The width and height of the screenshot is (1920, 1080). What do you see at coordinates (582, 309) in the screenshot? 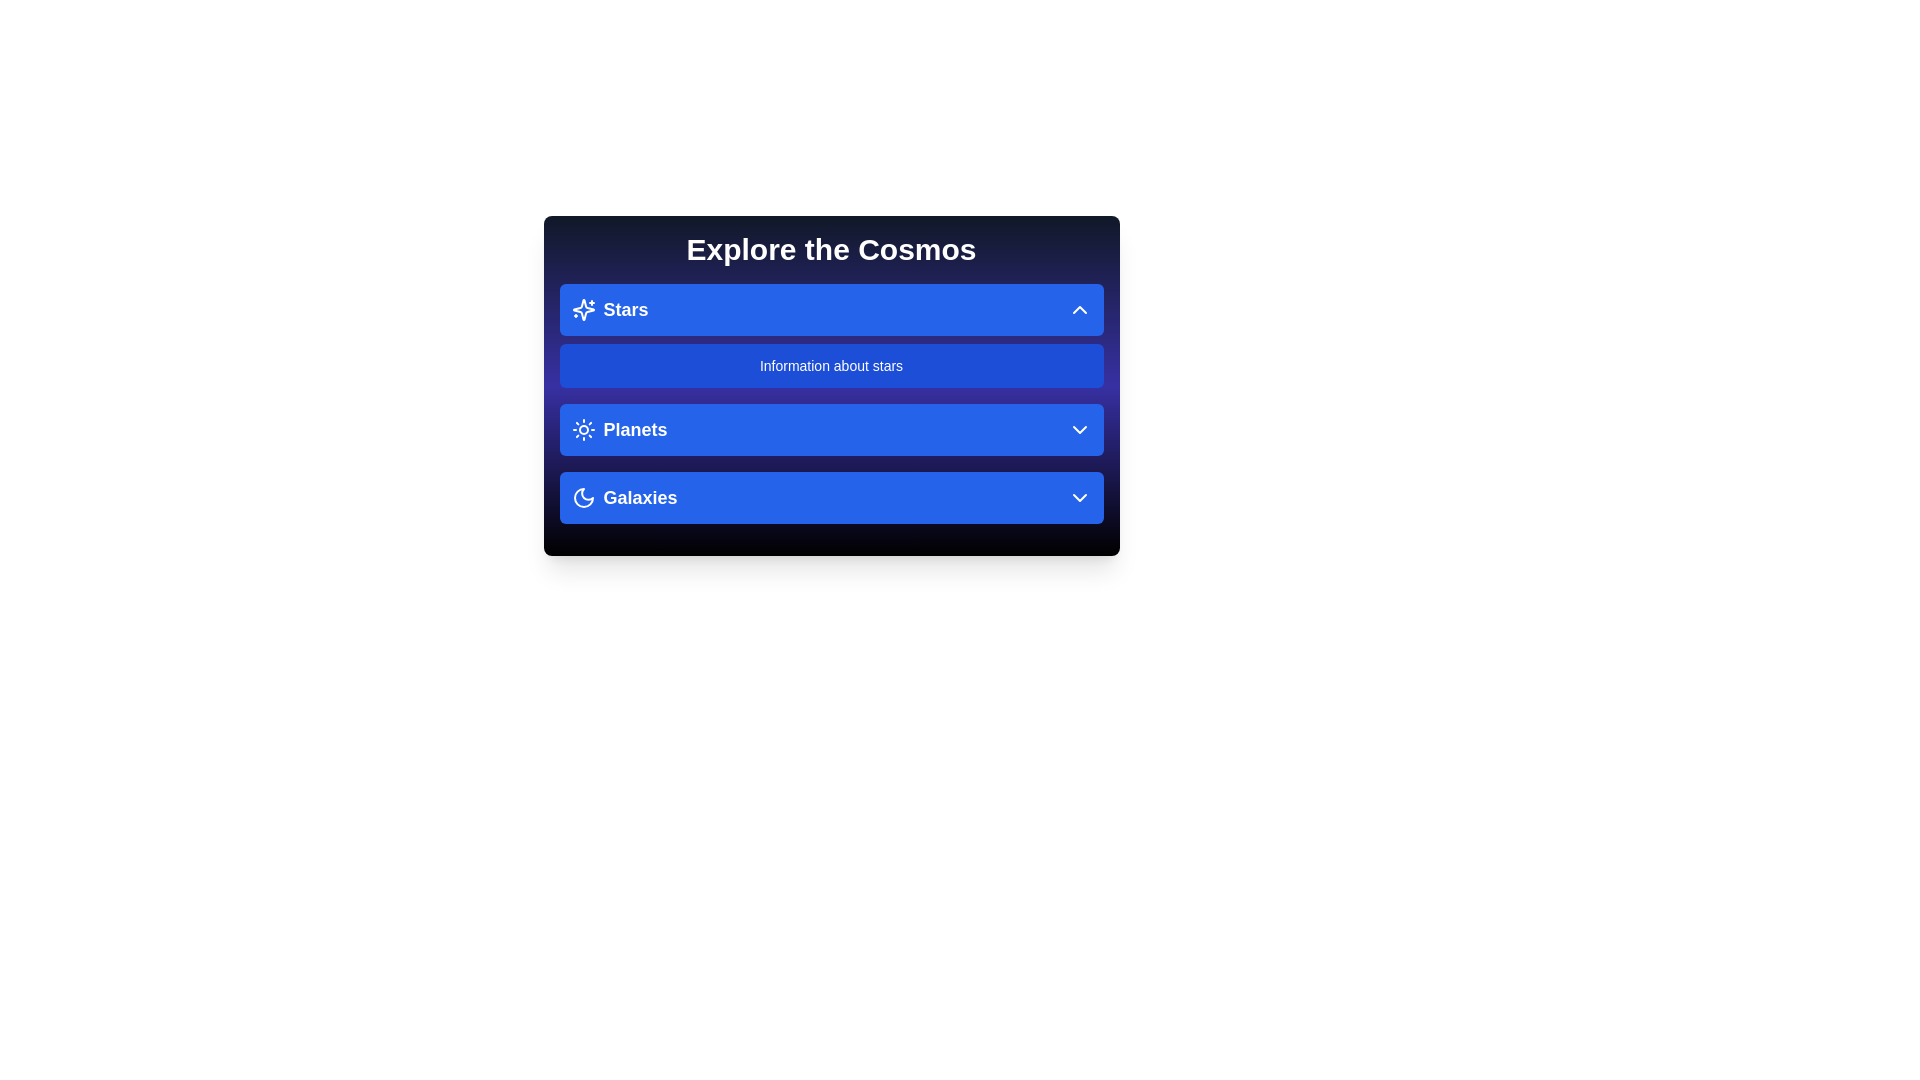
I see `the icon of the celestial category to view its representation` at bounding box center [582, 309].